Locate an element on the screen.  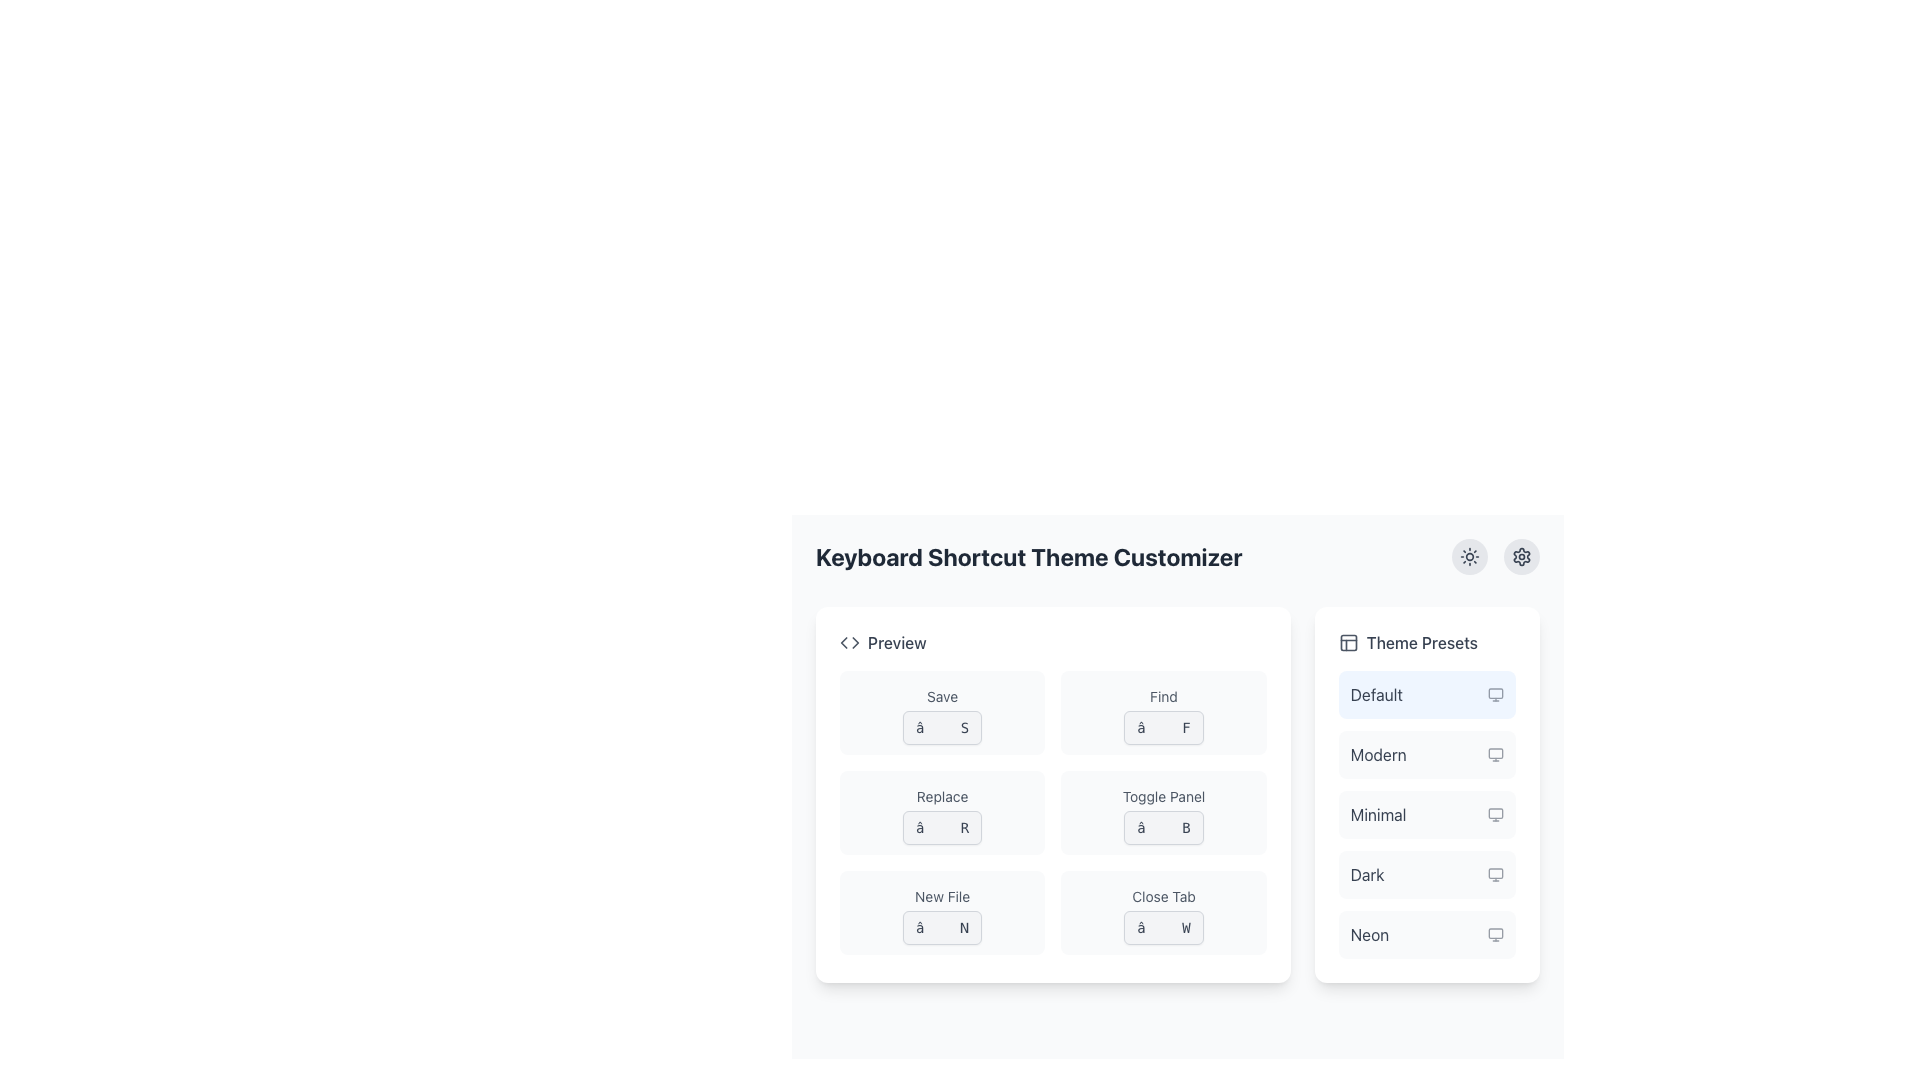
the 'Save' textual label, which is a small gray font component located at the top of the keyboard shortcut section is located at coordinates (941, 696).